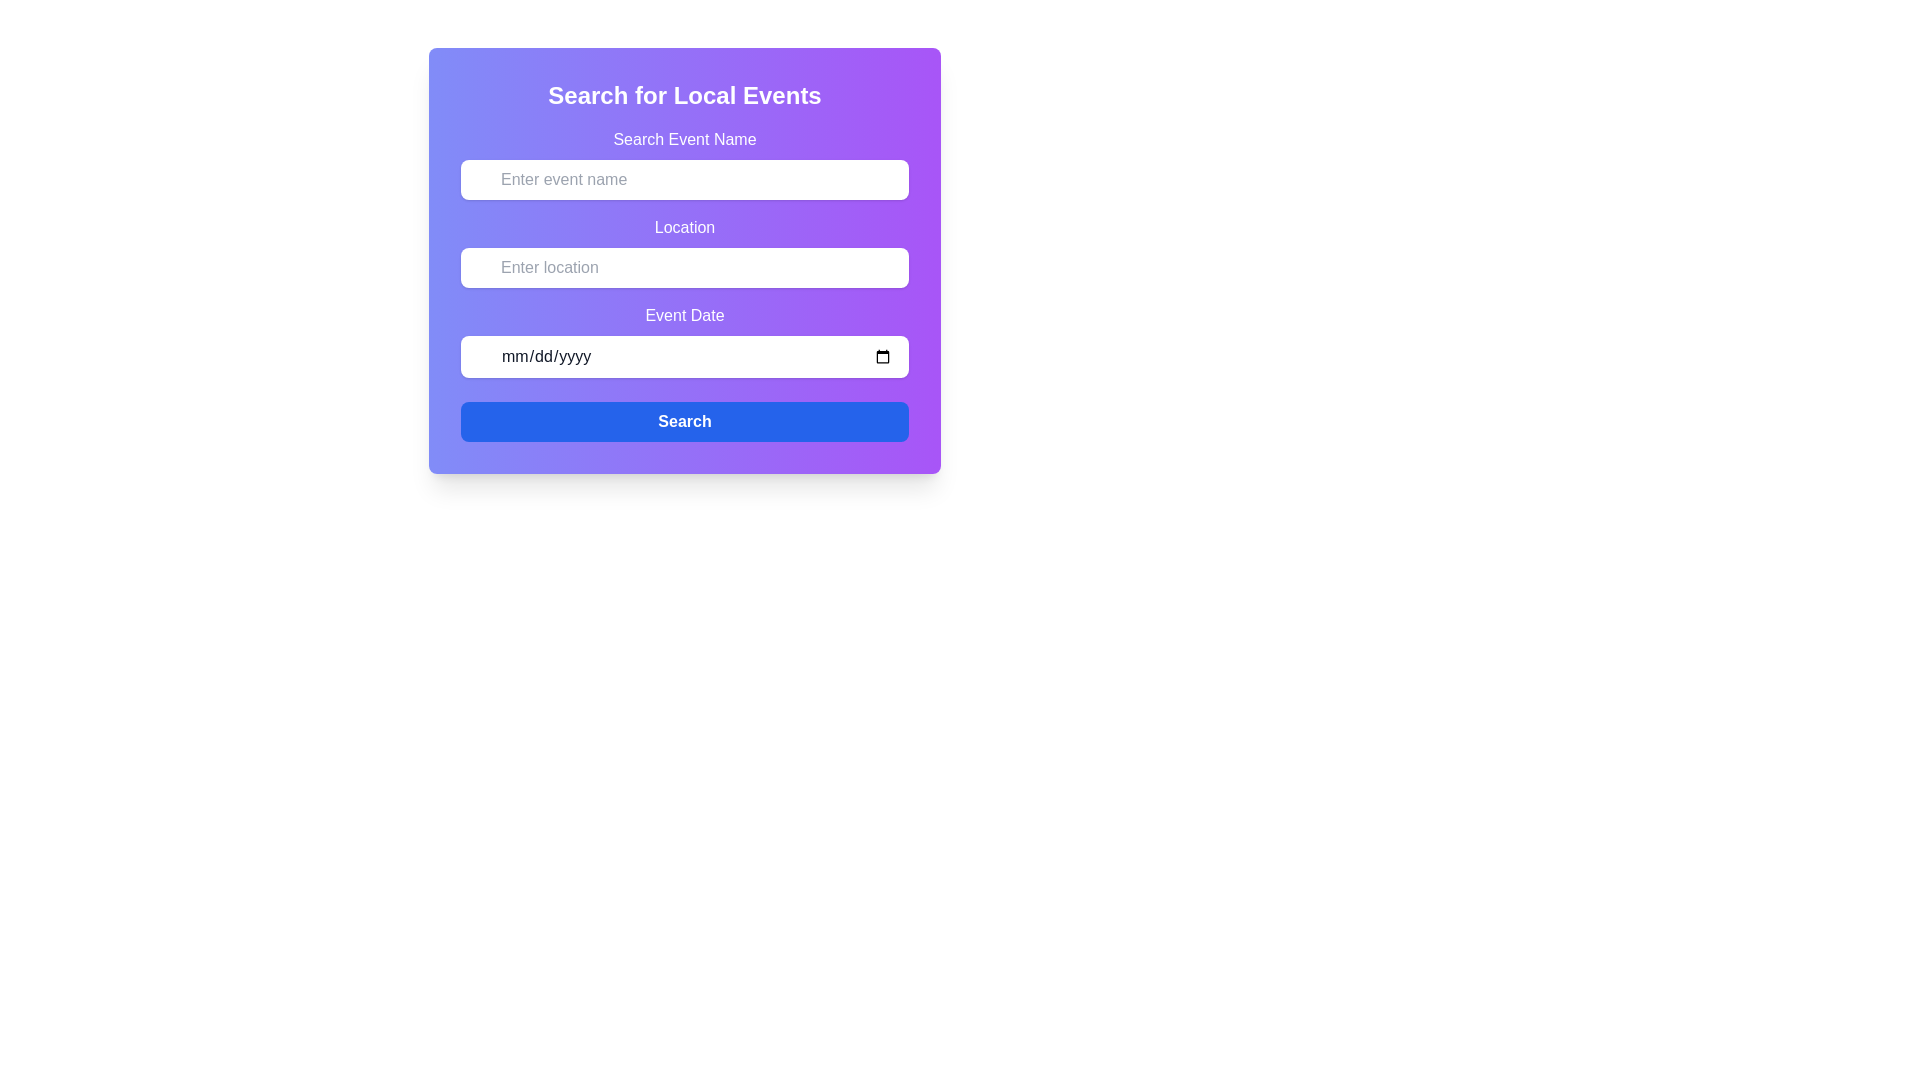  What do you see at coordinates (685, 163) in the screenshot?
I see `the instructional label for the event name input field in the 'Search for Local Events' form` at bounding box center [685, 163].